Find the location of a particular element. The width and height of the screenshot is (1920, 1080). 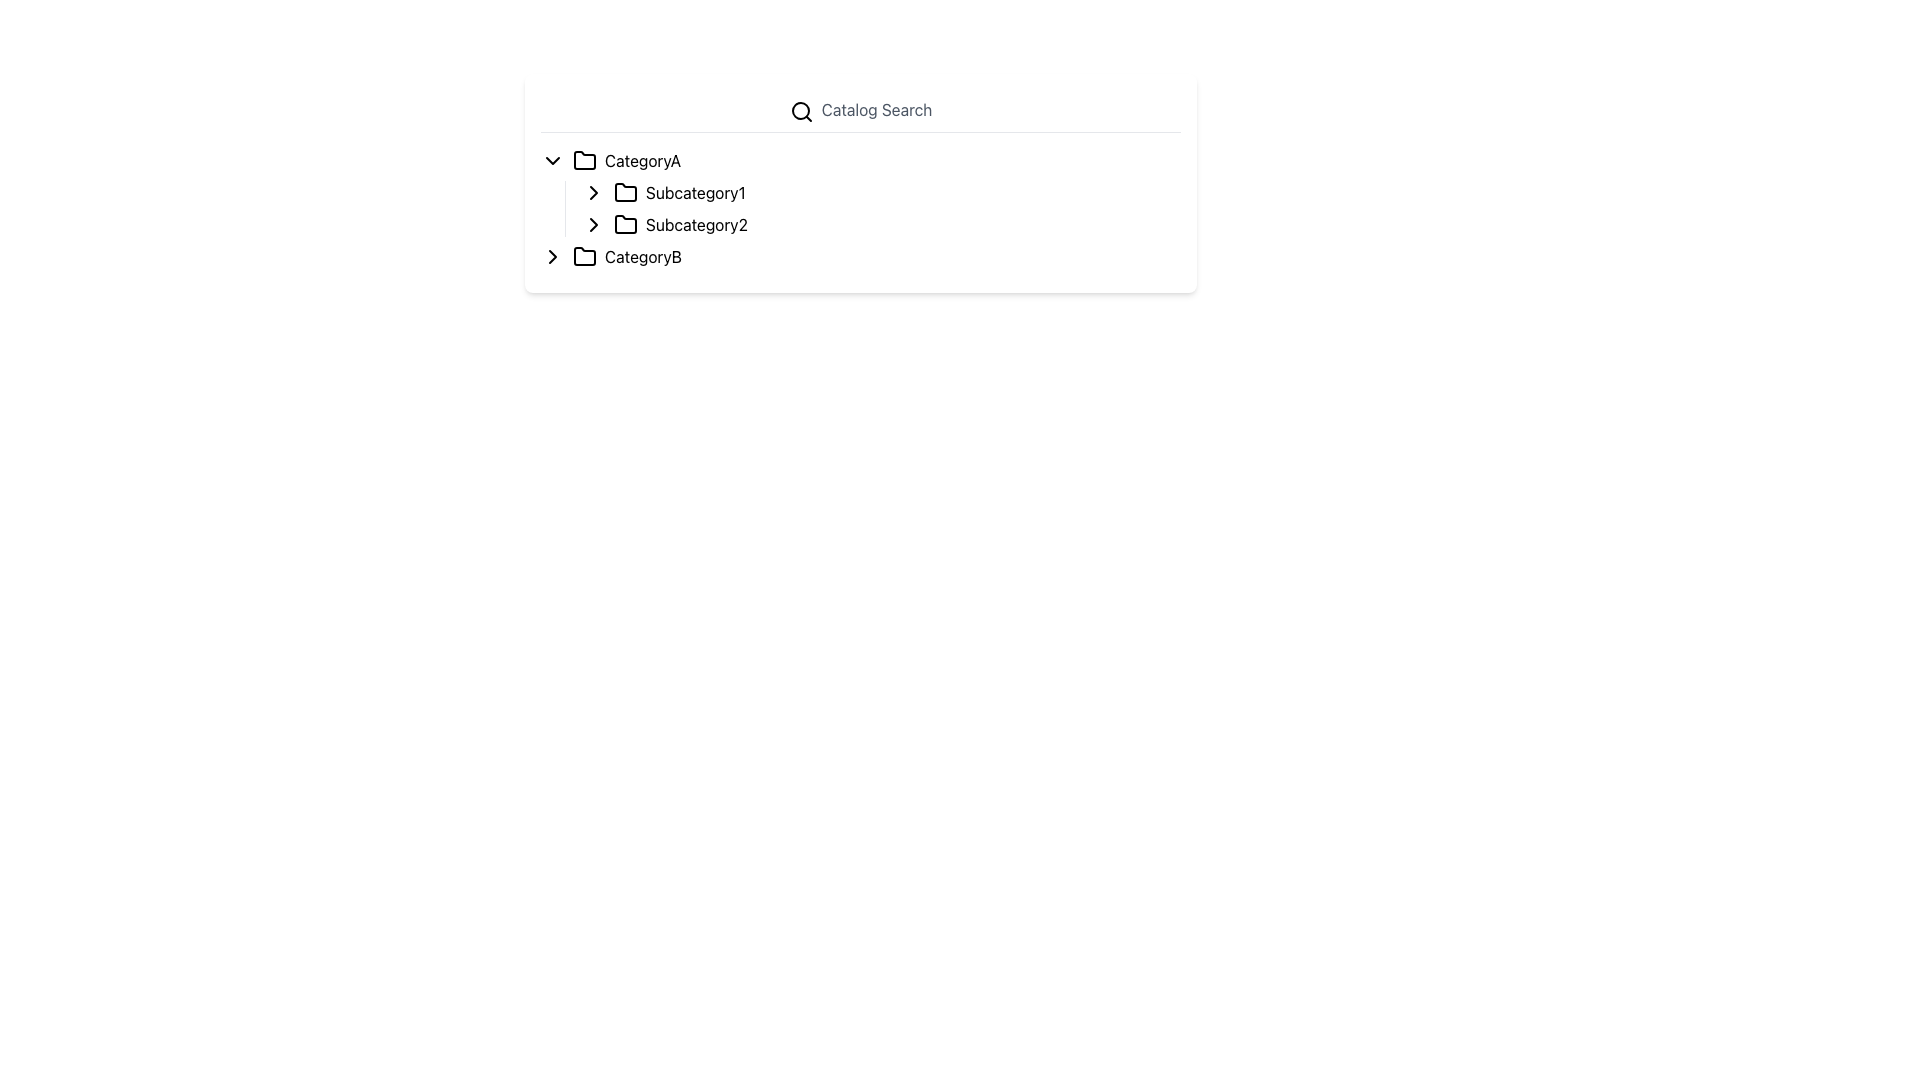

the right-pointing chevron icon next to the text 'Subcategory2' is located at coordinates (593, 223).